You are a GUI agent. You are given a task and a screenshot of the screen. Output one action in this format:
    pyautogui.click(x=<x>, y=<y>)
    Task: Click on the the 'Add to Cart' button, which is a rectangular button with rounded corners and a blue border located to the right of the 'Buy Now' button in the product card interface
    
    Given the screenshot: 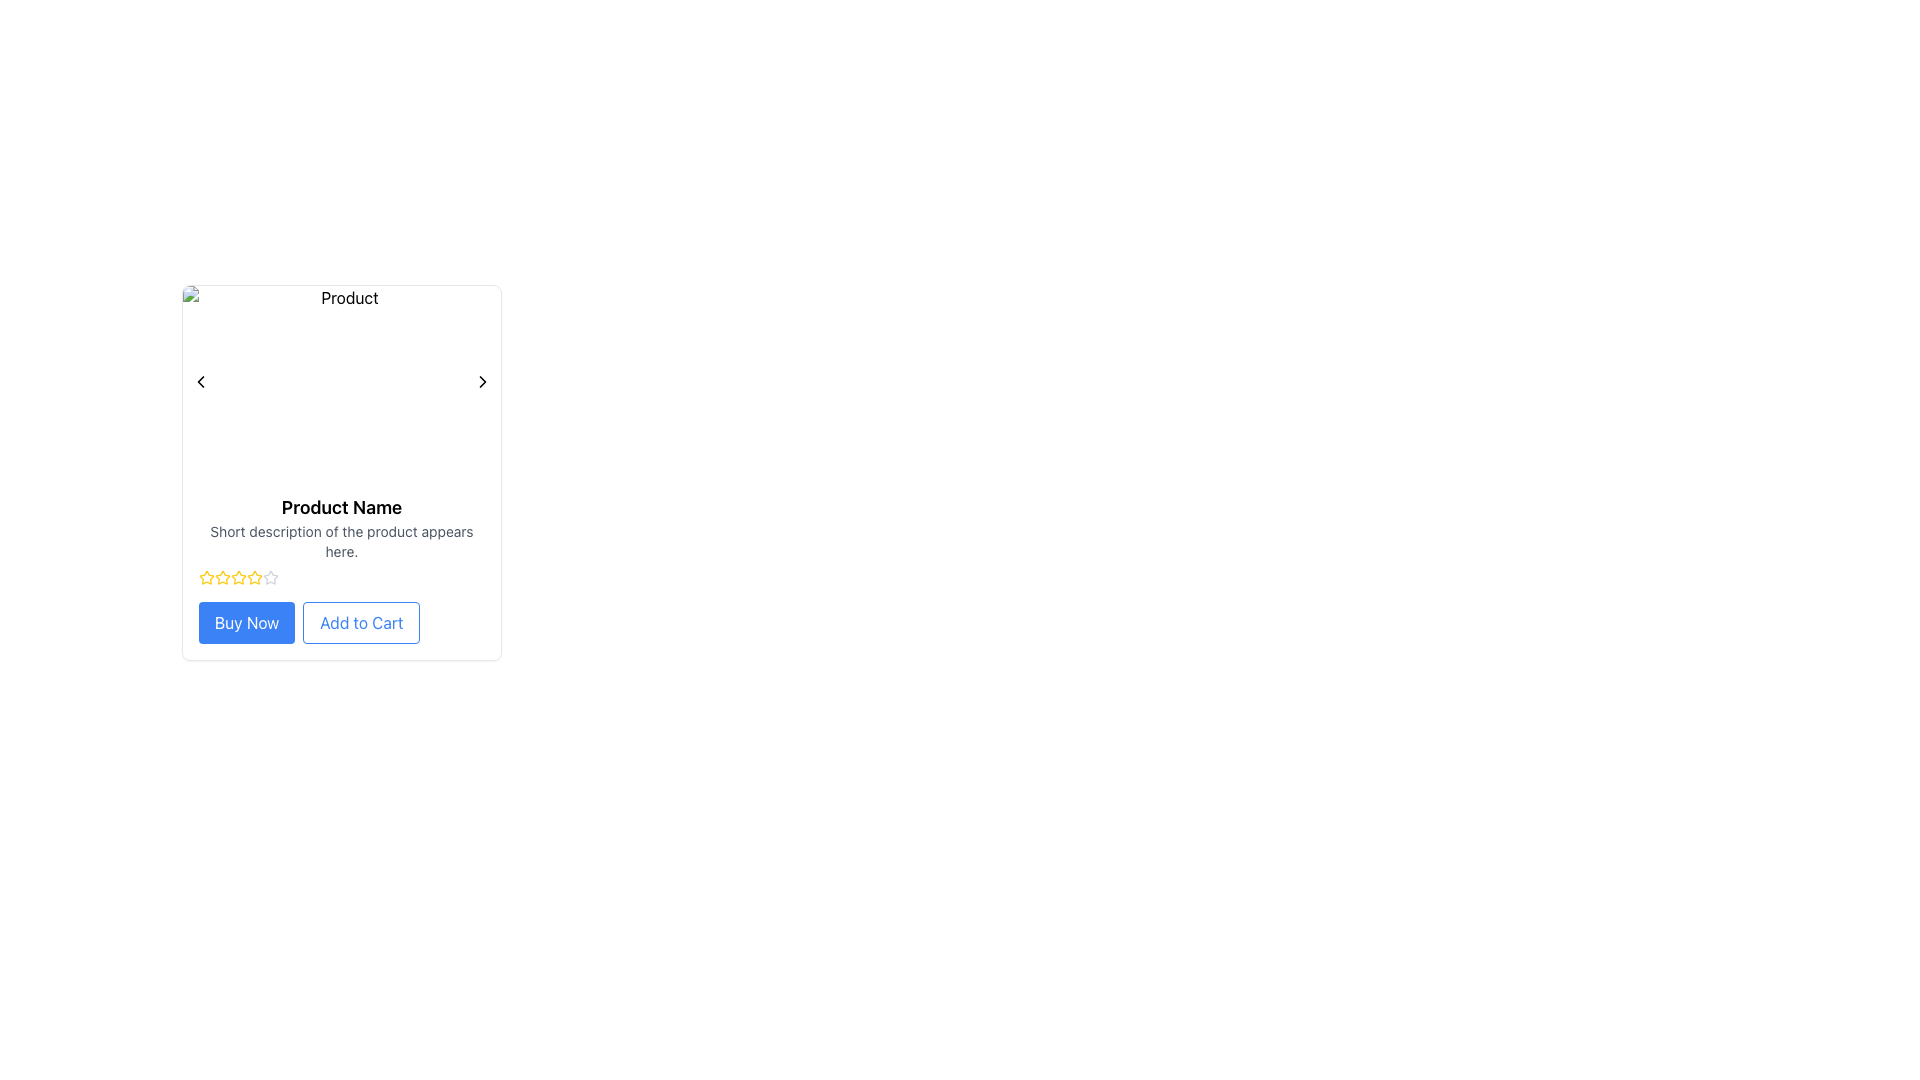 What is the action you would take?
    pyautogui.click(x=361, y=622)
    